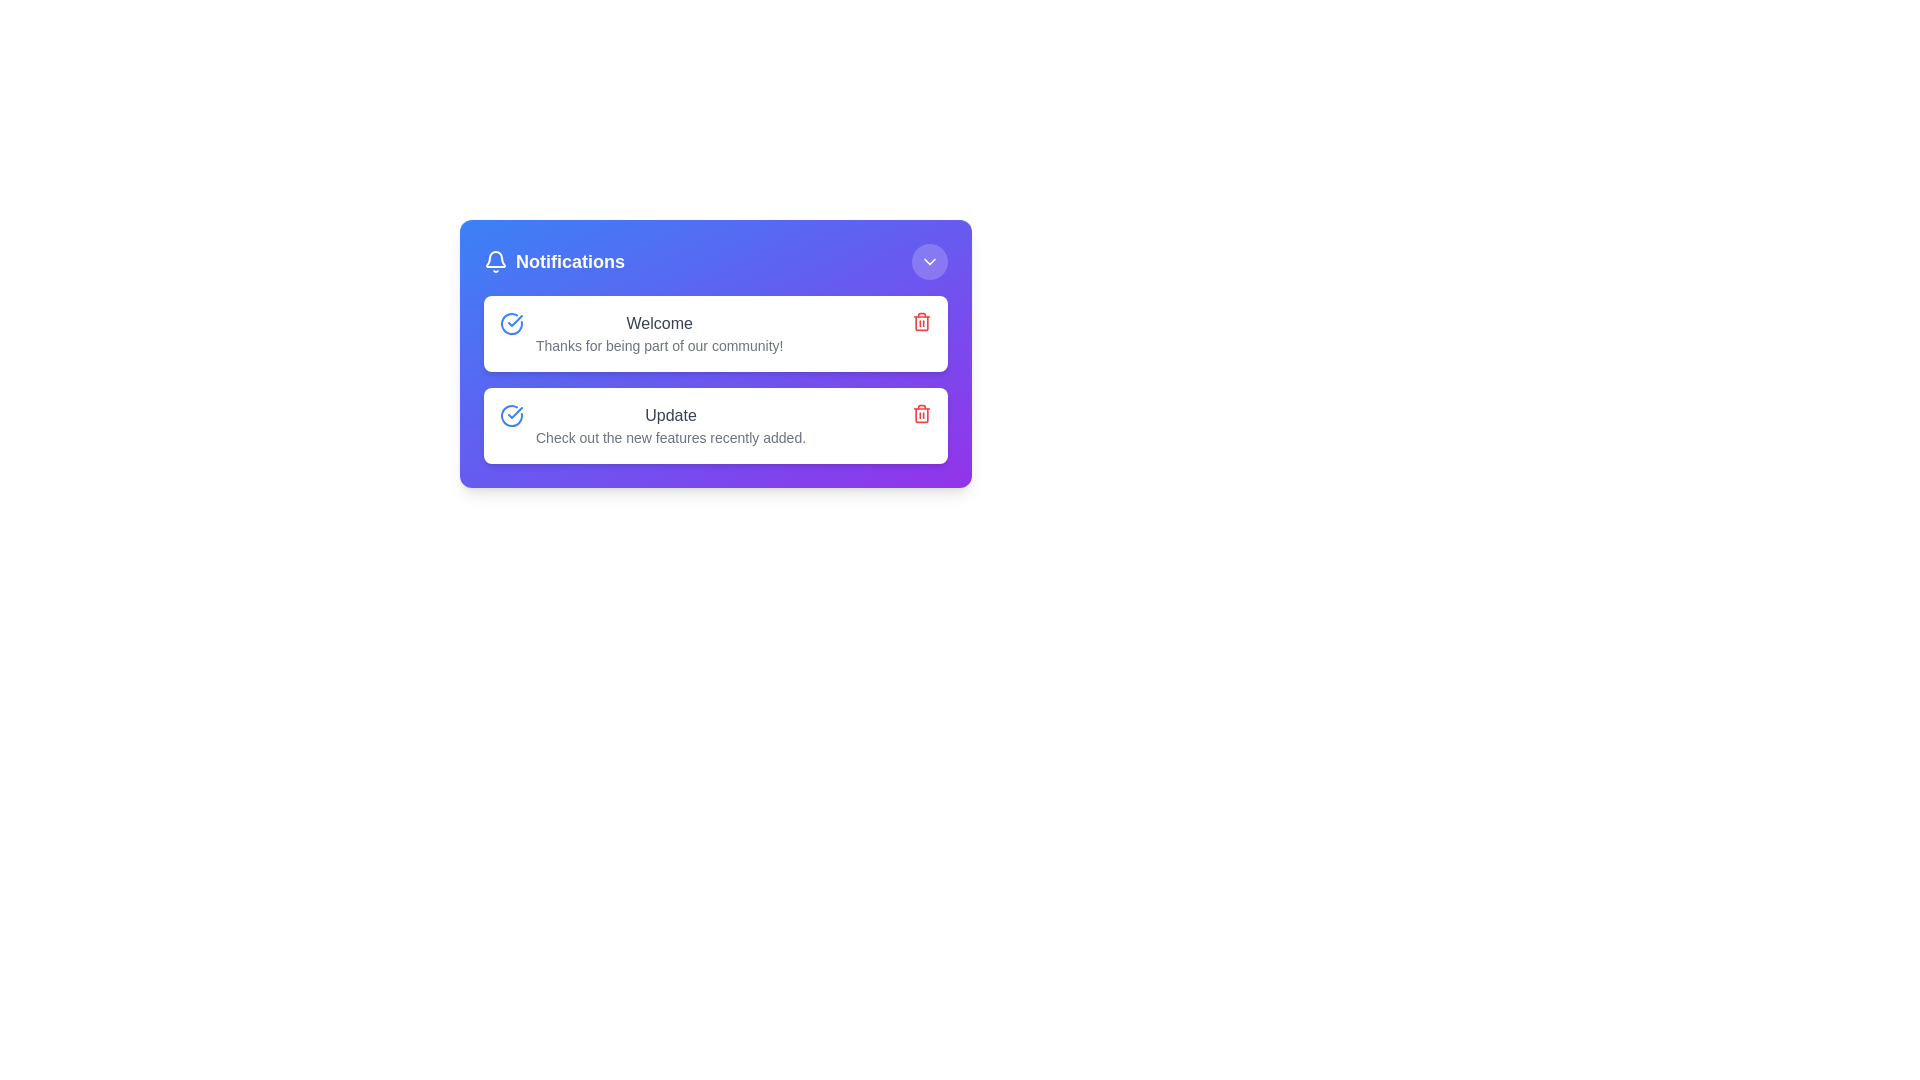  Describe the element at coordinates (671, 424) in the screenshot. I see `informational text block located between the 'Welcome' notification and the red delete icon notification, which provides updates to the user` at that location.